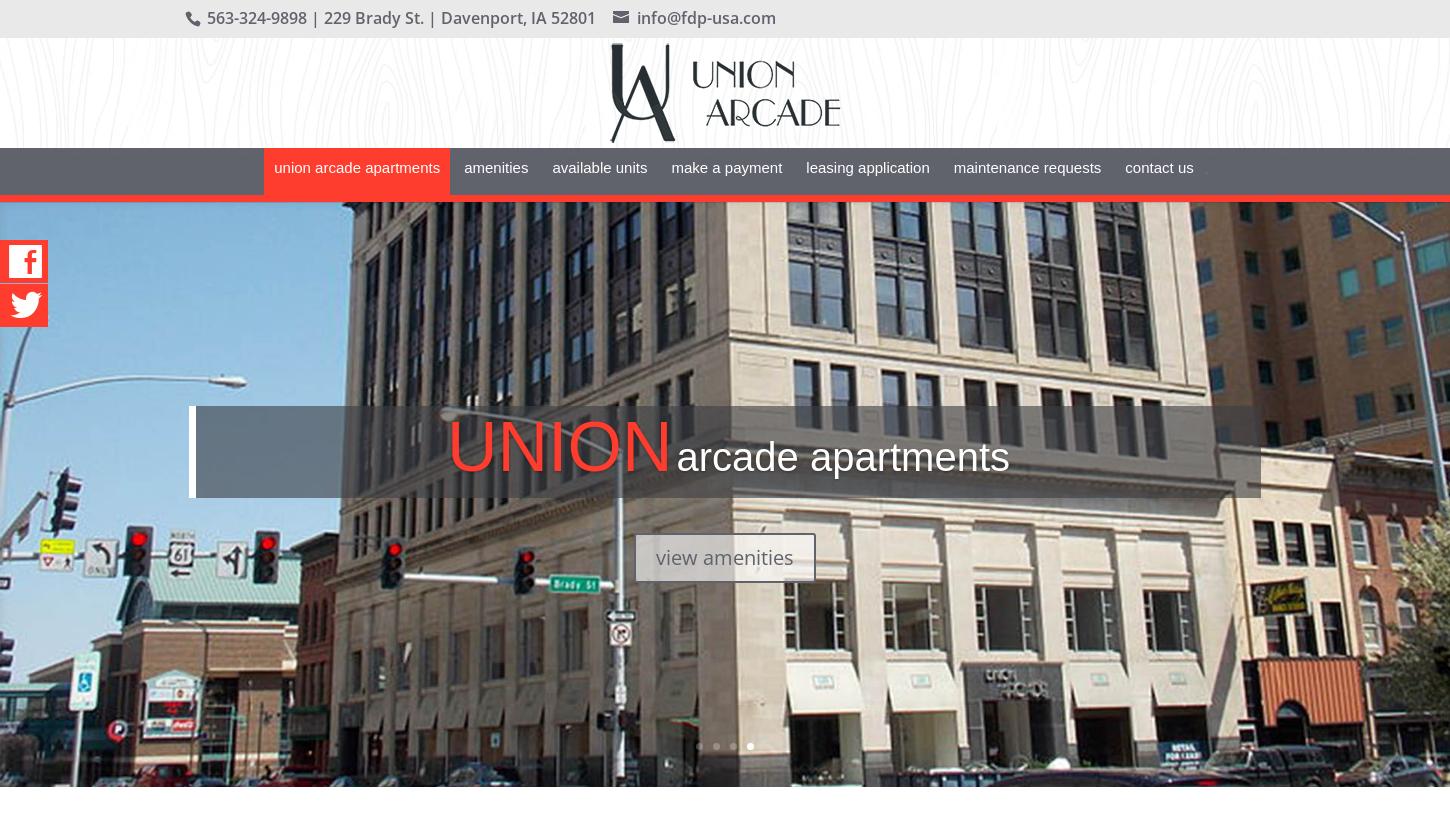 The image size is (1450, 818). What do you see at coordinates (558, 475) in the screenshot?
I see `'Union'` at bounding box center [558, 475].